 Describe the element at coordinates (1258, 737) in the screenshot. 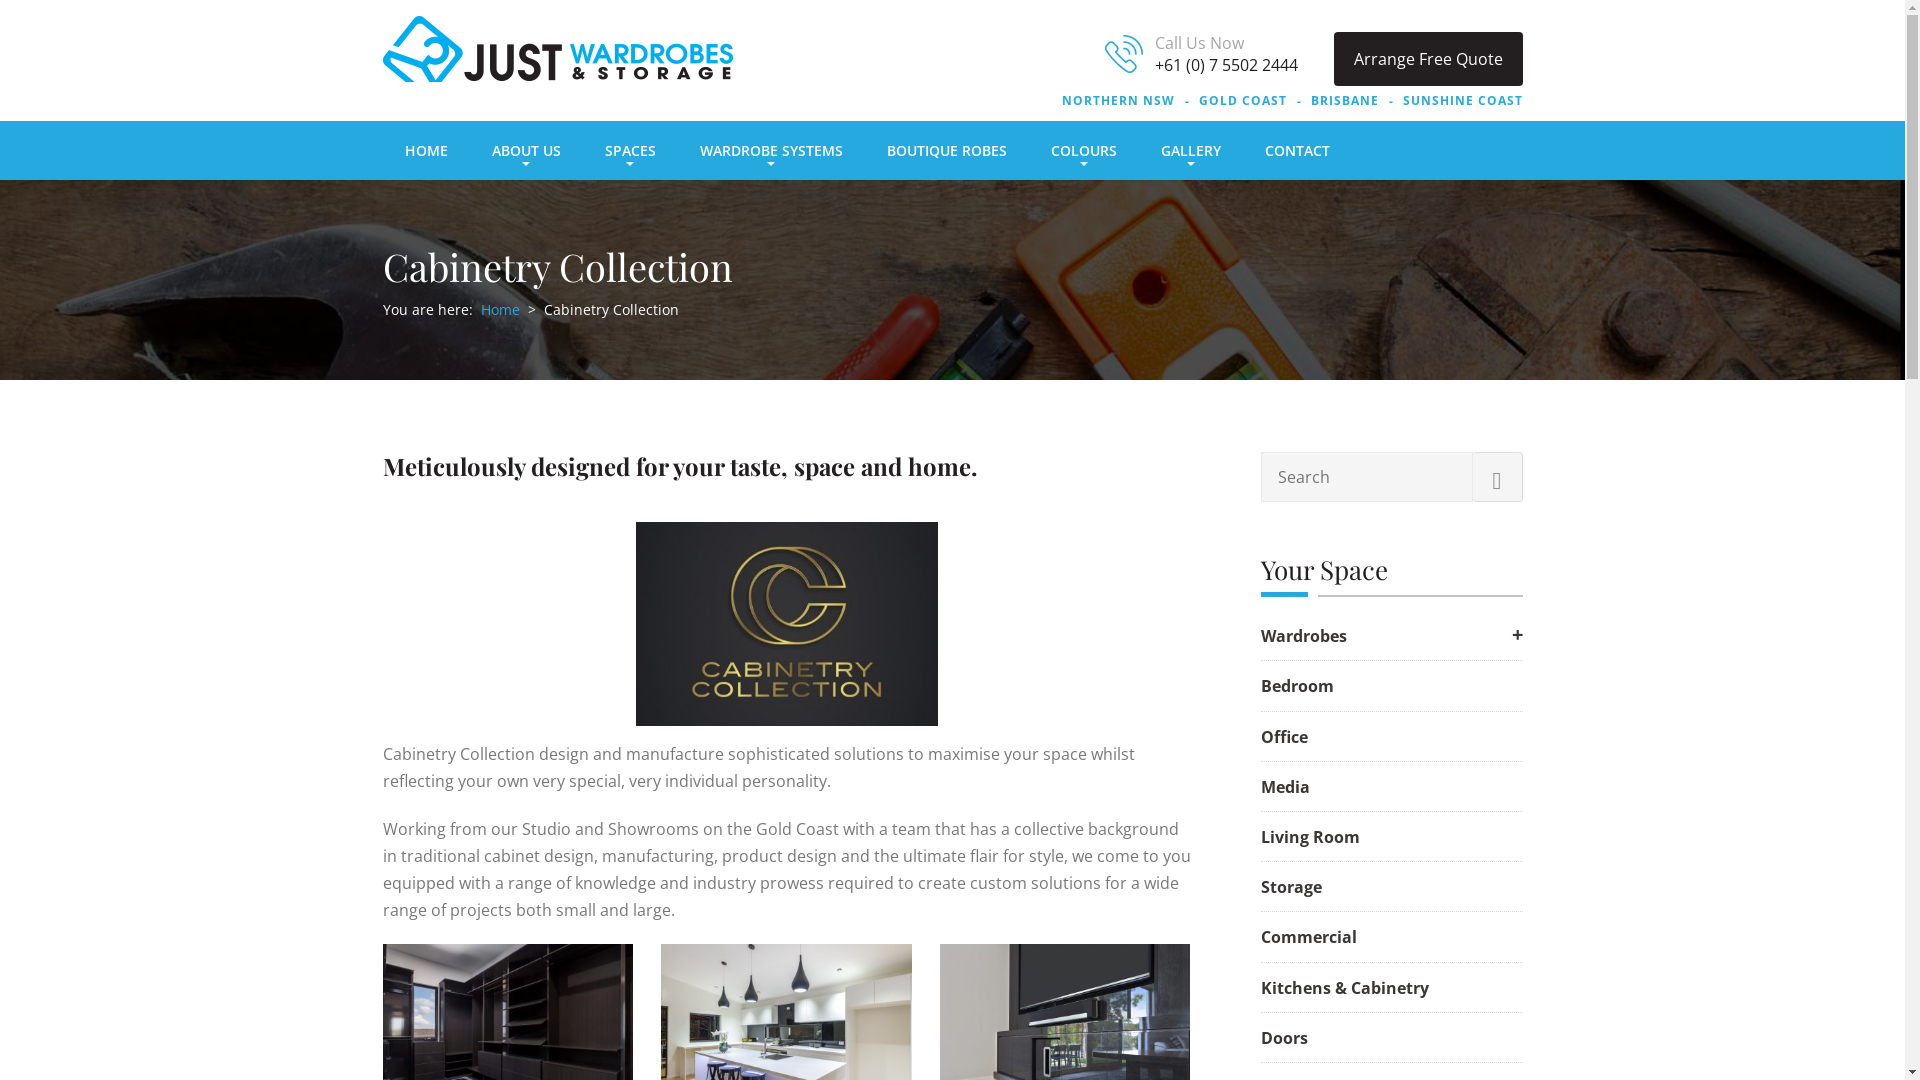

I see `'Office'` at that location.